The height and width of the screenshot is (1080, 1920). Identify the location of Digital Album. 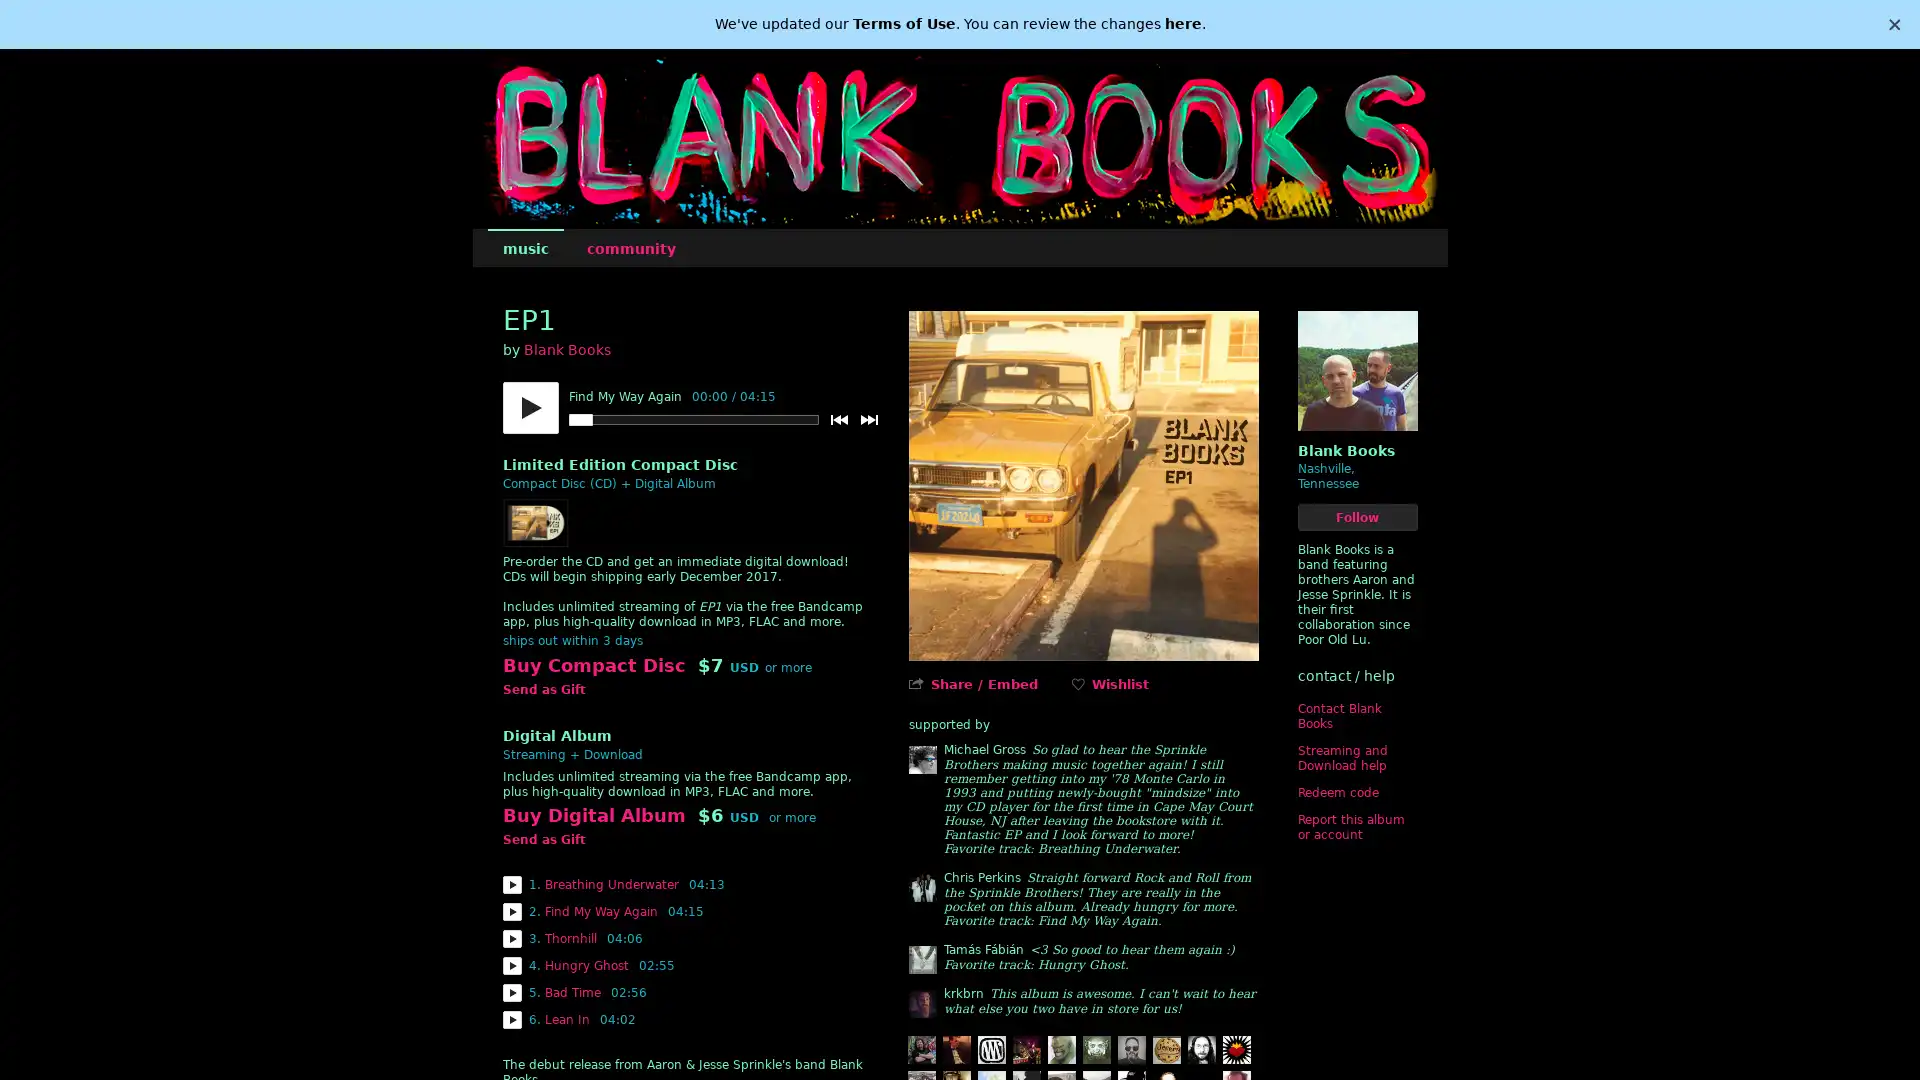
(556, 736).